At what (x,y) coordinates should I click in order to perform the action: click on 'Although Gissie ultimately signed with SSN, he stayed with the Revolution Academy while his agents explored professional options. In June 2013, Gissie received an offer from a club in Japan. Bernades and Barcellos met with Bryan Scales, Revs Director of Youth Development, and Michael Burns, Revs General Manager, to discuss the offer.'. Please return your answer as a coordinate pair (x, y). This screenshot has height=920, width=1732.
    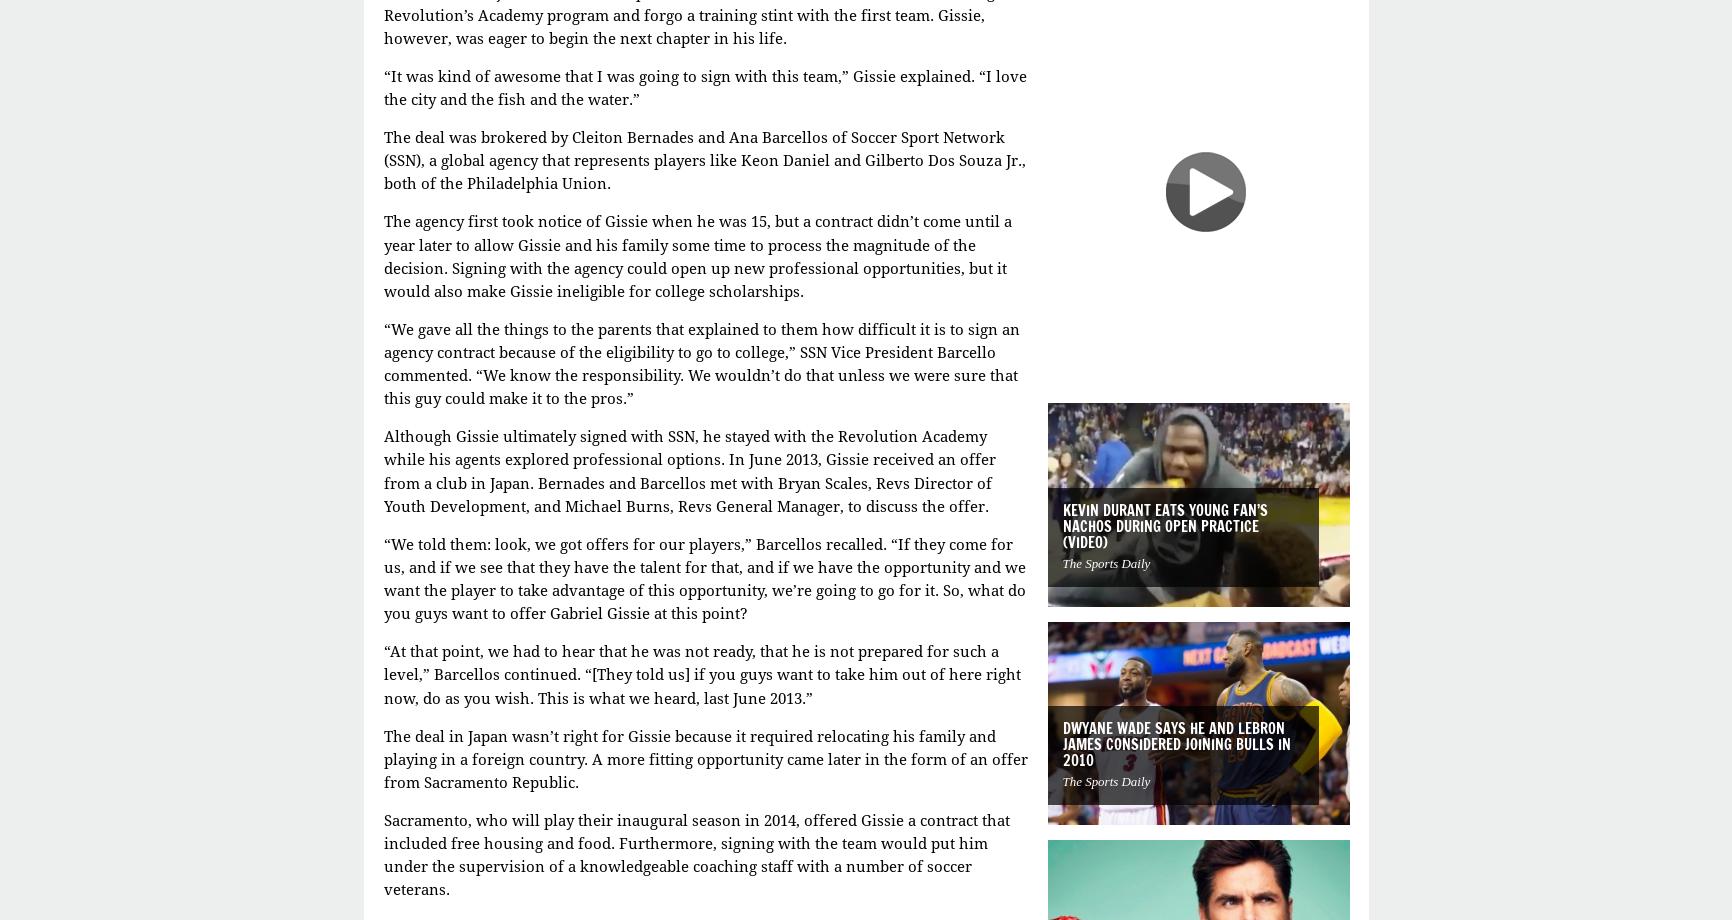
    Looking at the image, I should click on (687, 471).